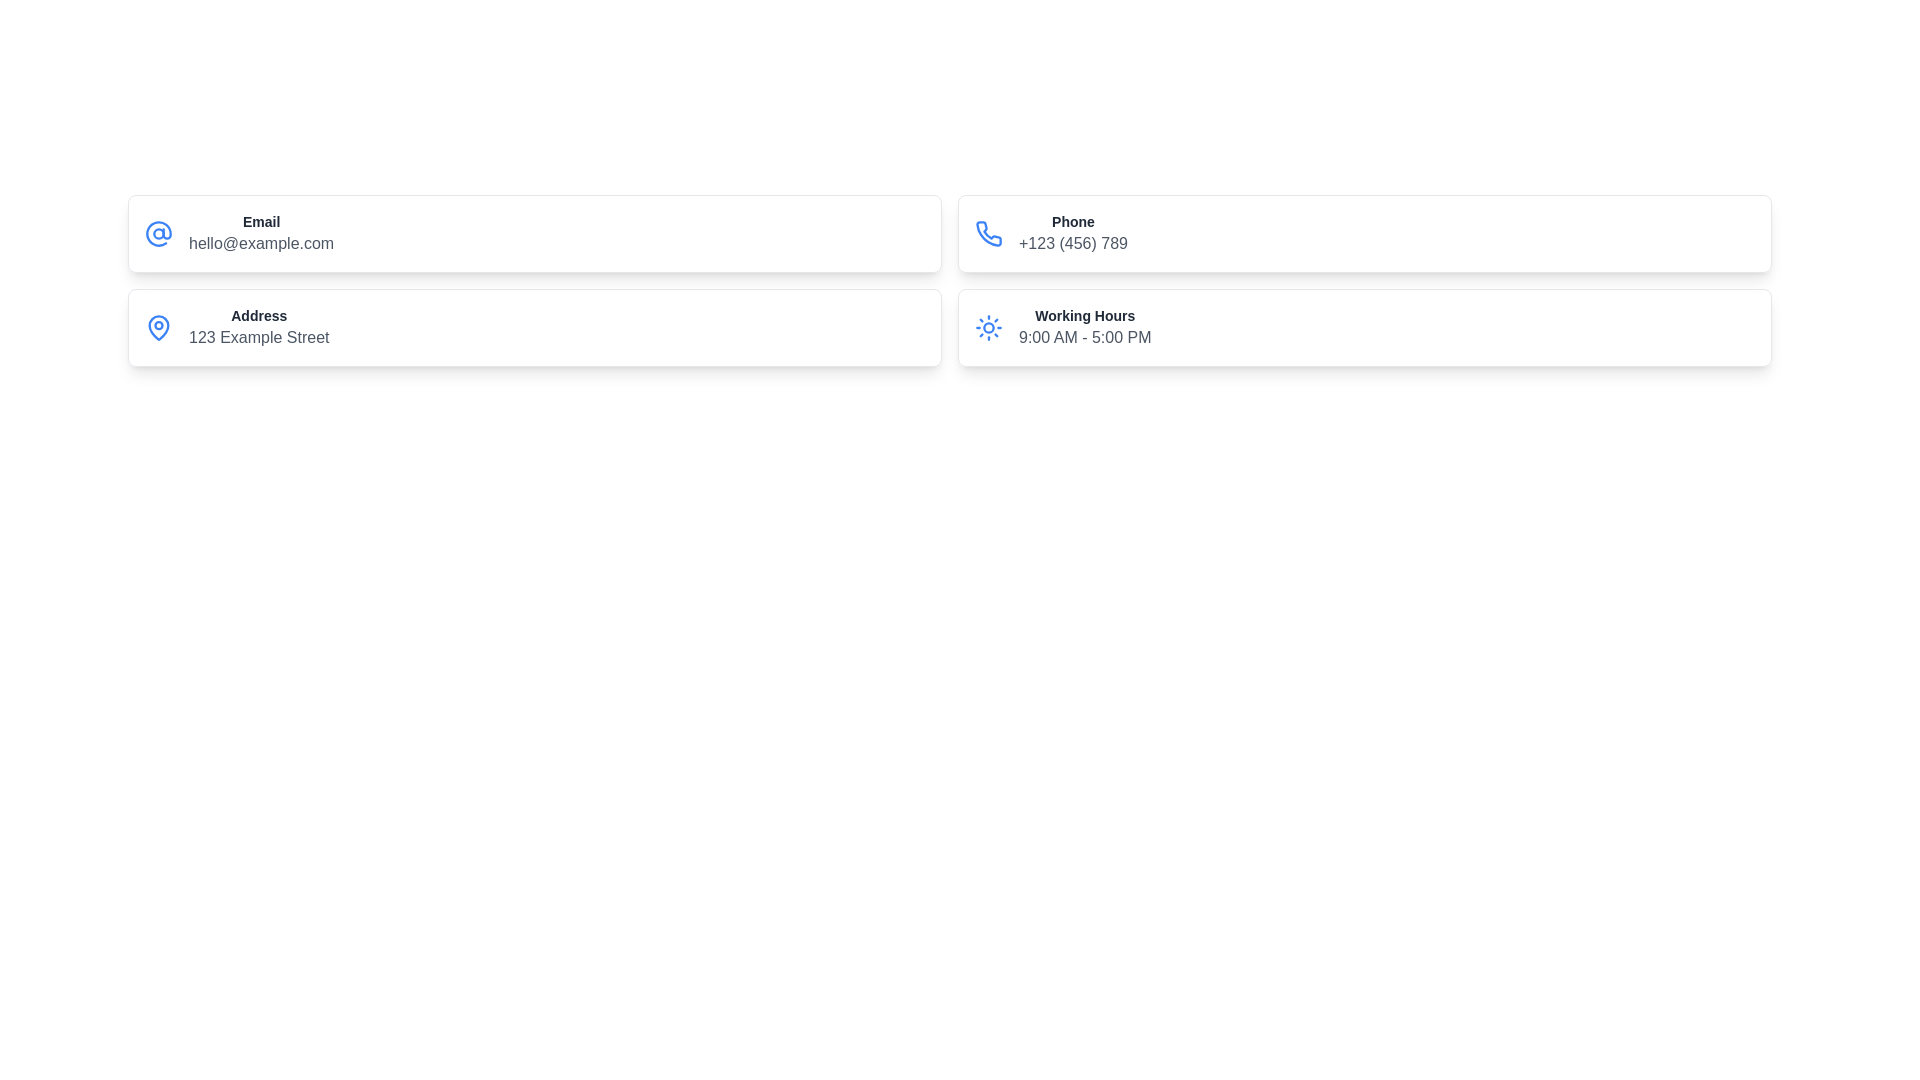 The width and height of the screenshot is (1920, 1080). Describe the element at coordinates (258, 337) in the screenshot. I see `the Text Label that displays the address information, positioned immediately below the 'Address' label in a vertical list on the left side of the interface` at that location.